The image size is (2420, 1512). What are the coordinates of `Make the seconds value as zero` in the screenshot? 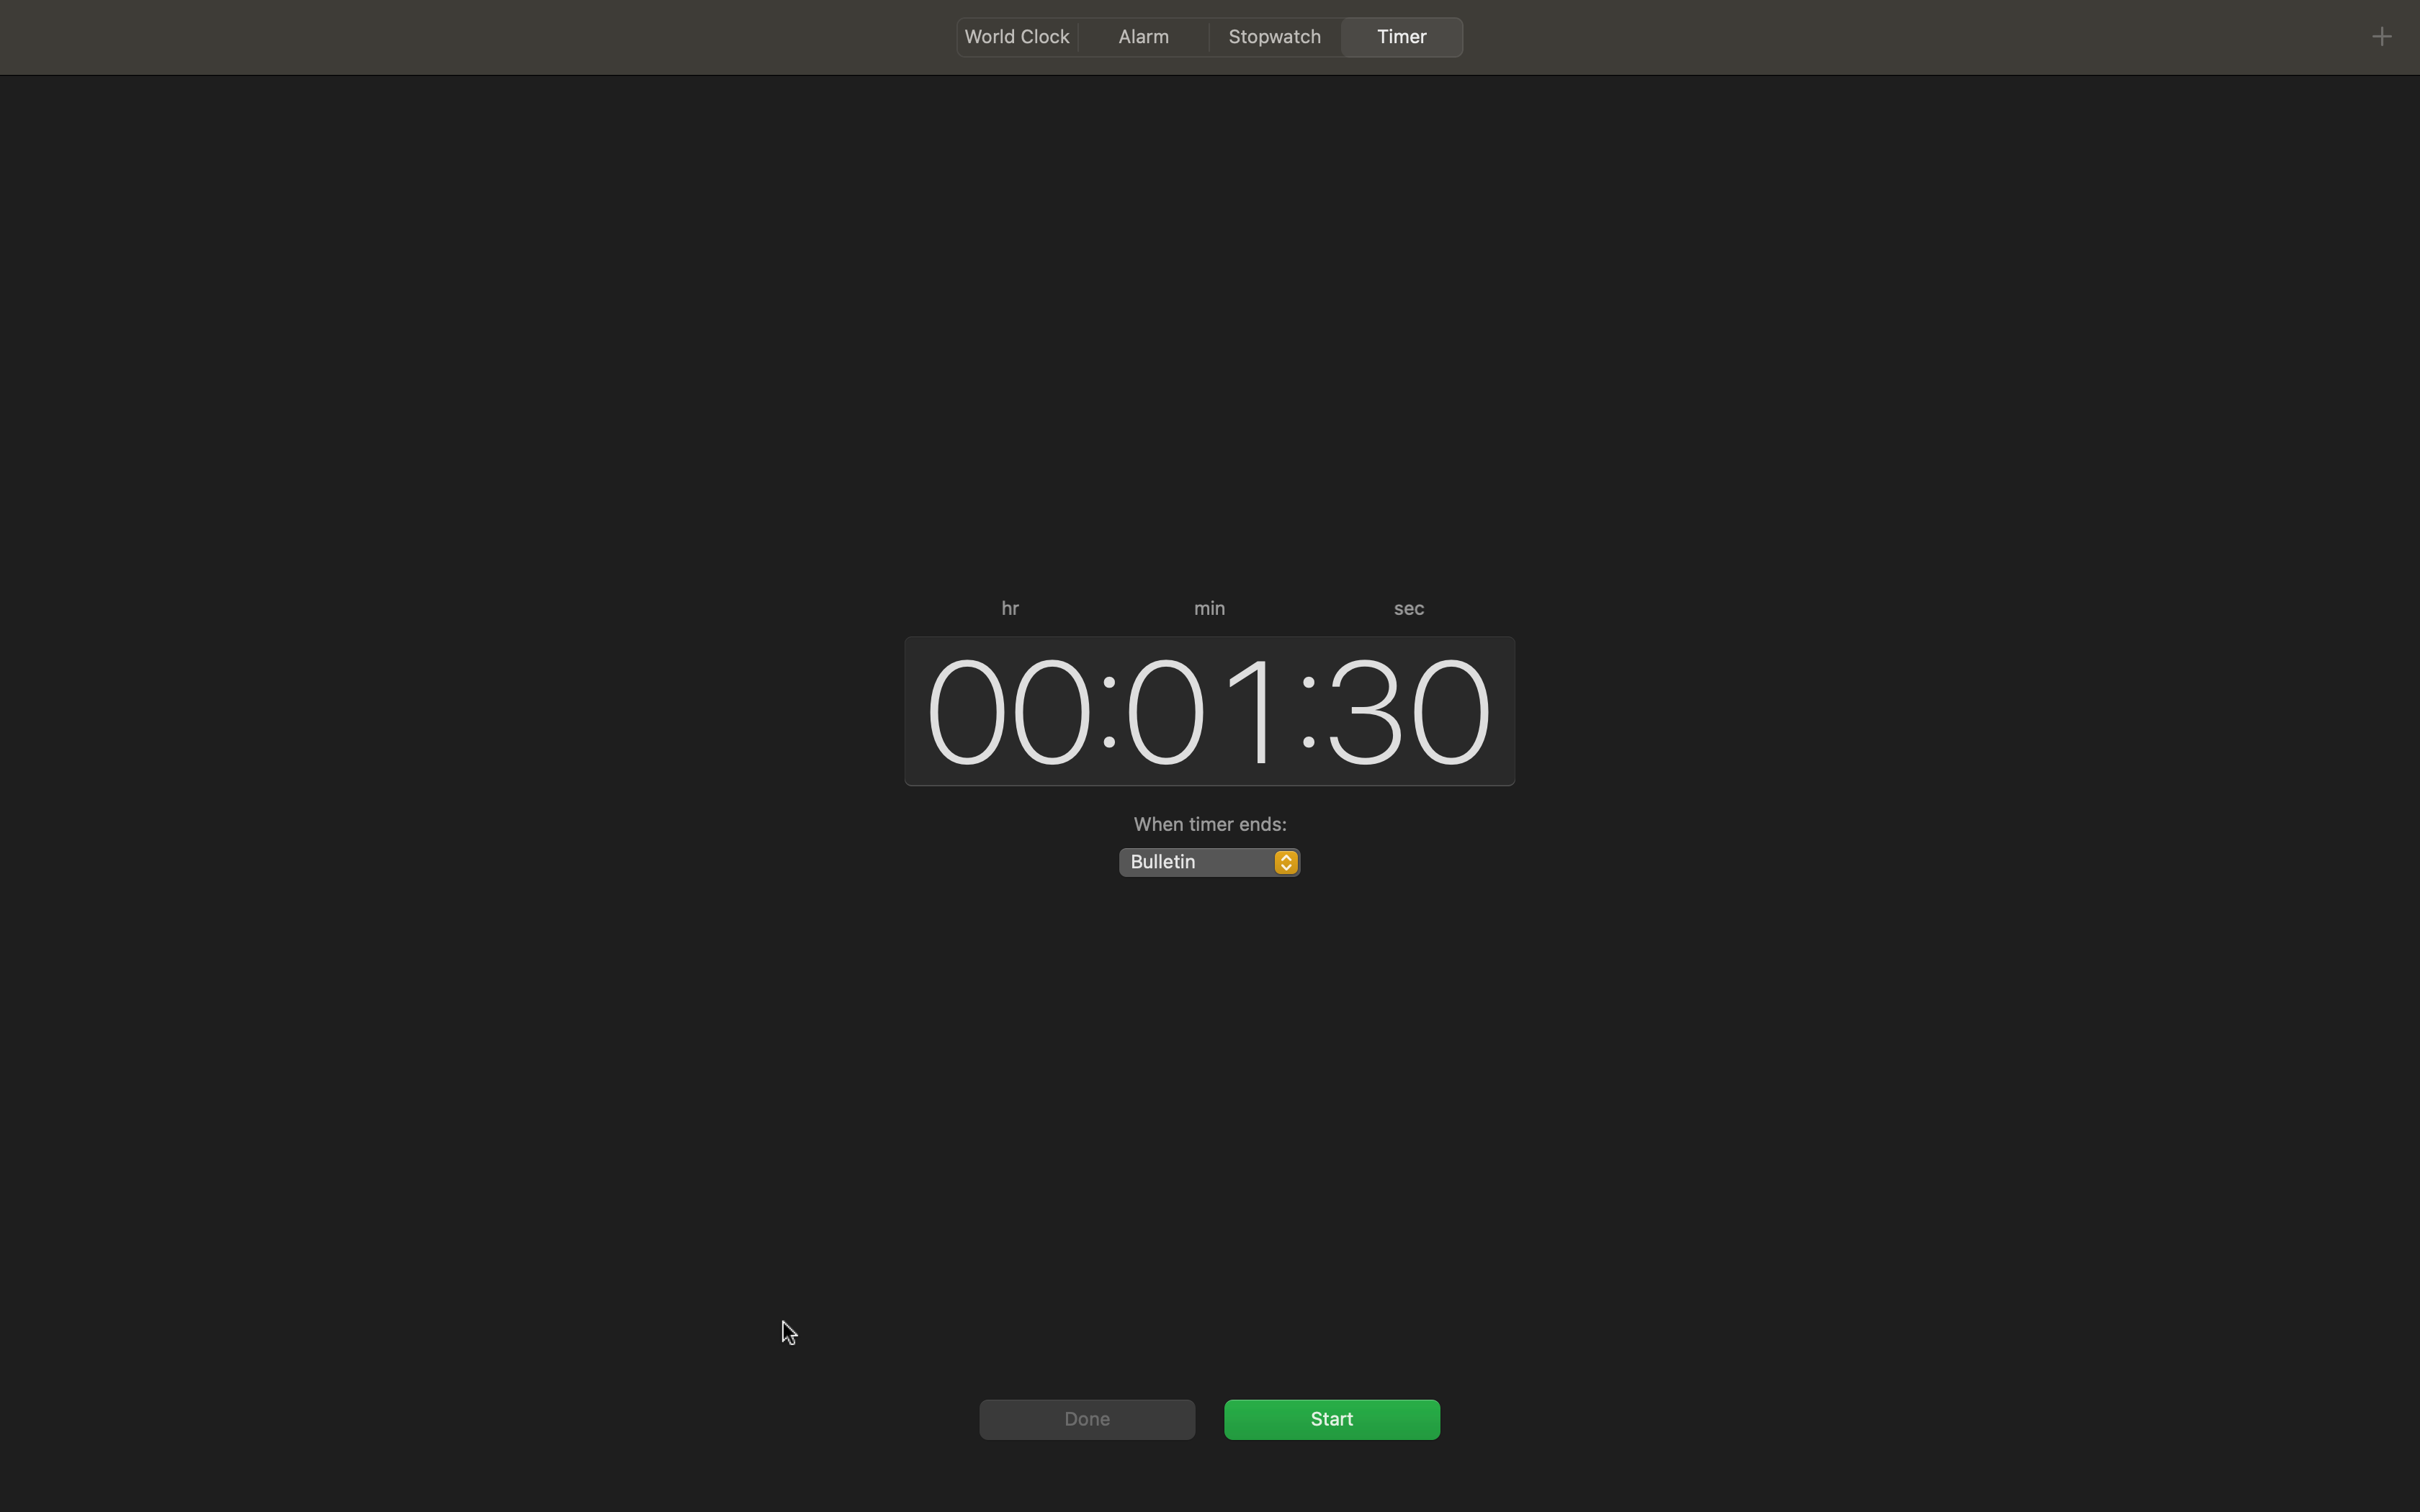 It's located at (1411, 705).